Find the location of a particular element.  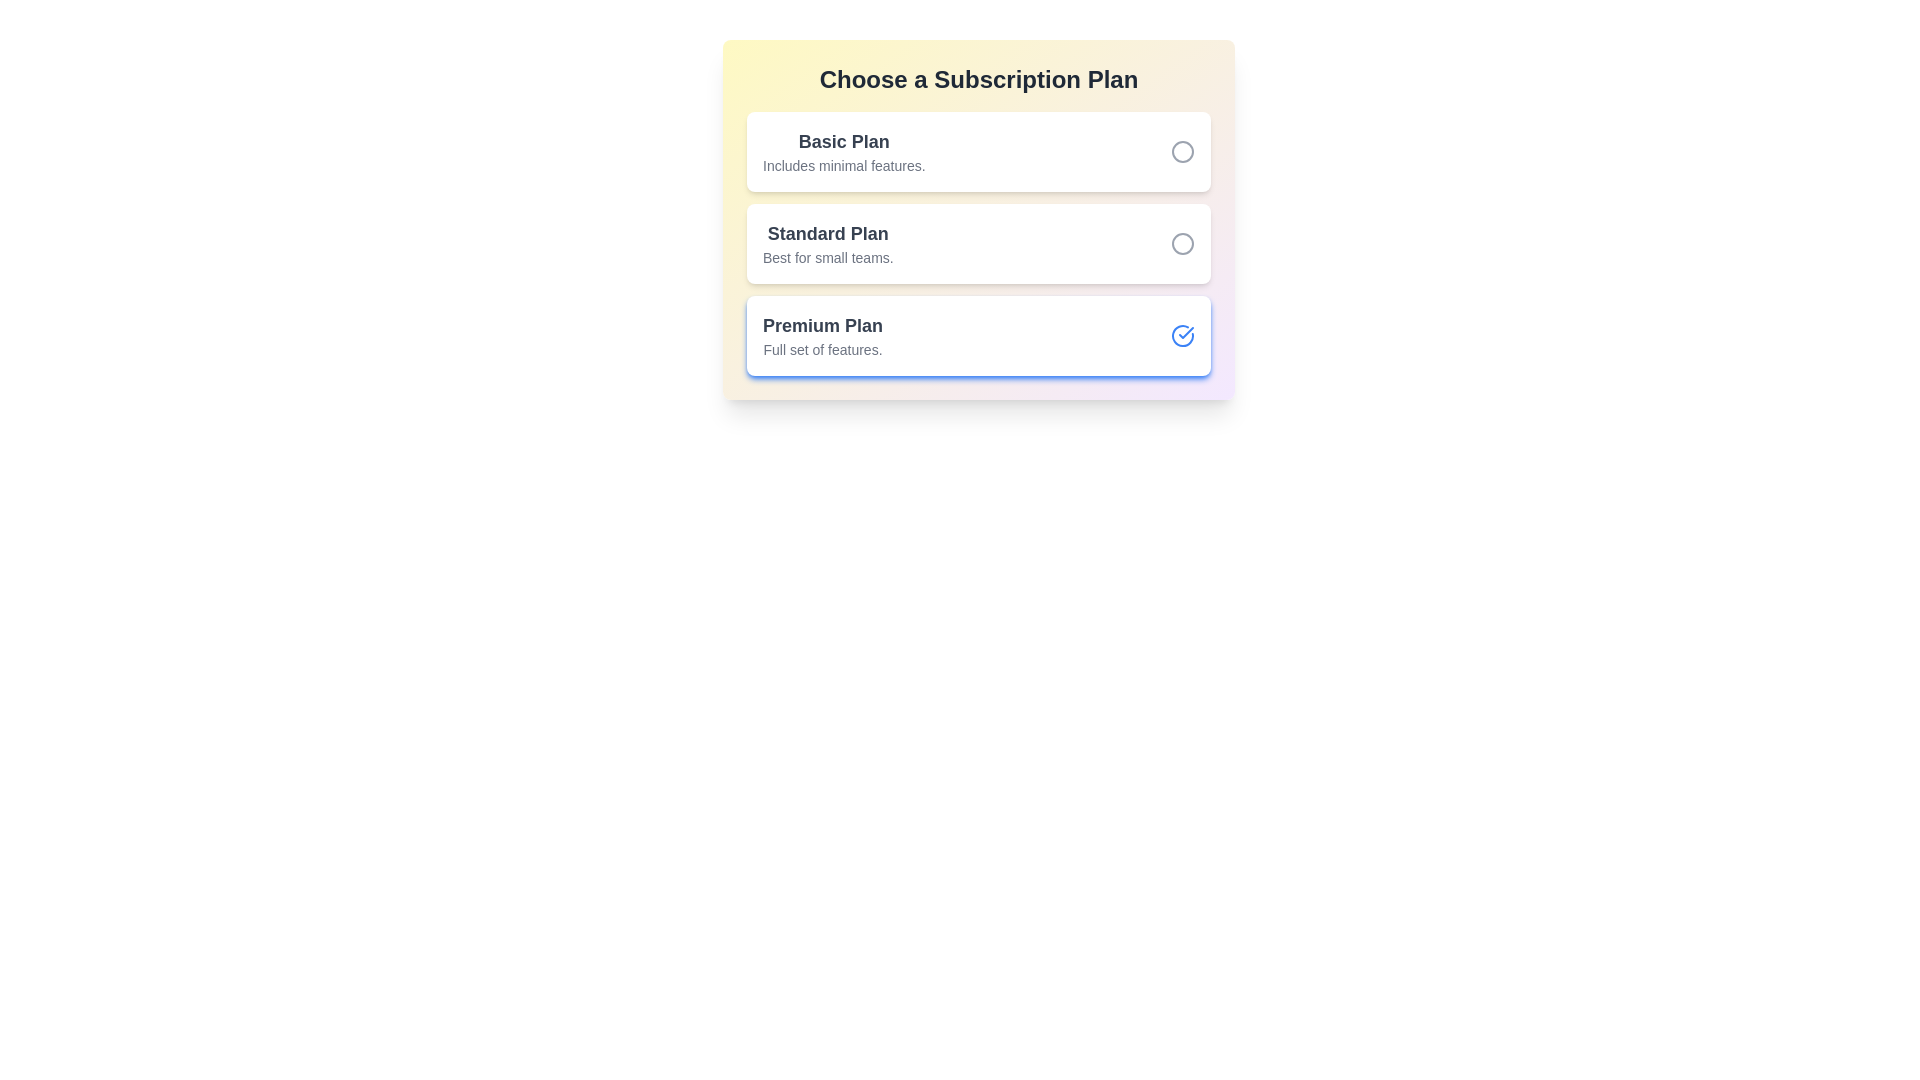

the subscription plan Basic Plan by clicking its corresponding button is located at coordinates (1182, 150).